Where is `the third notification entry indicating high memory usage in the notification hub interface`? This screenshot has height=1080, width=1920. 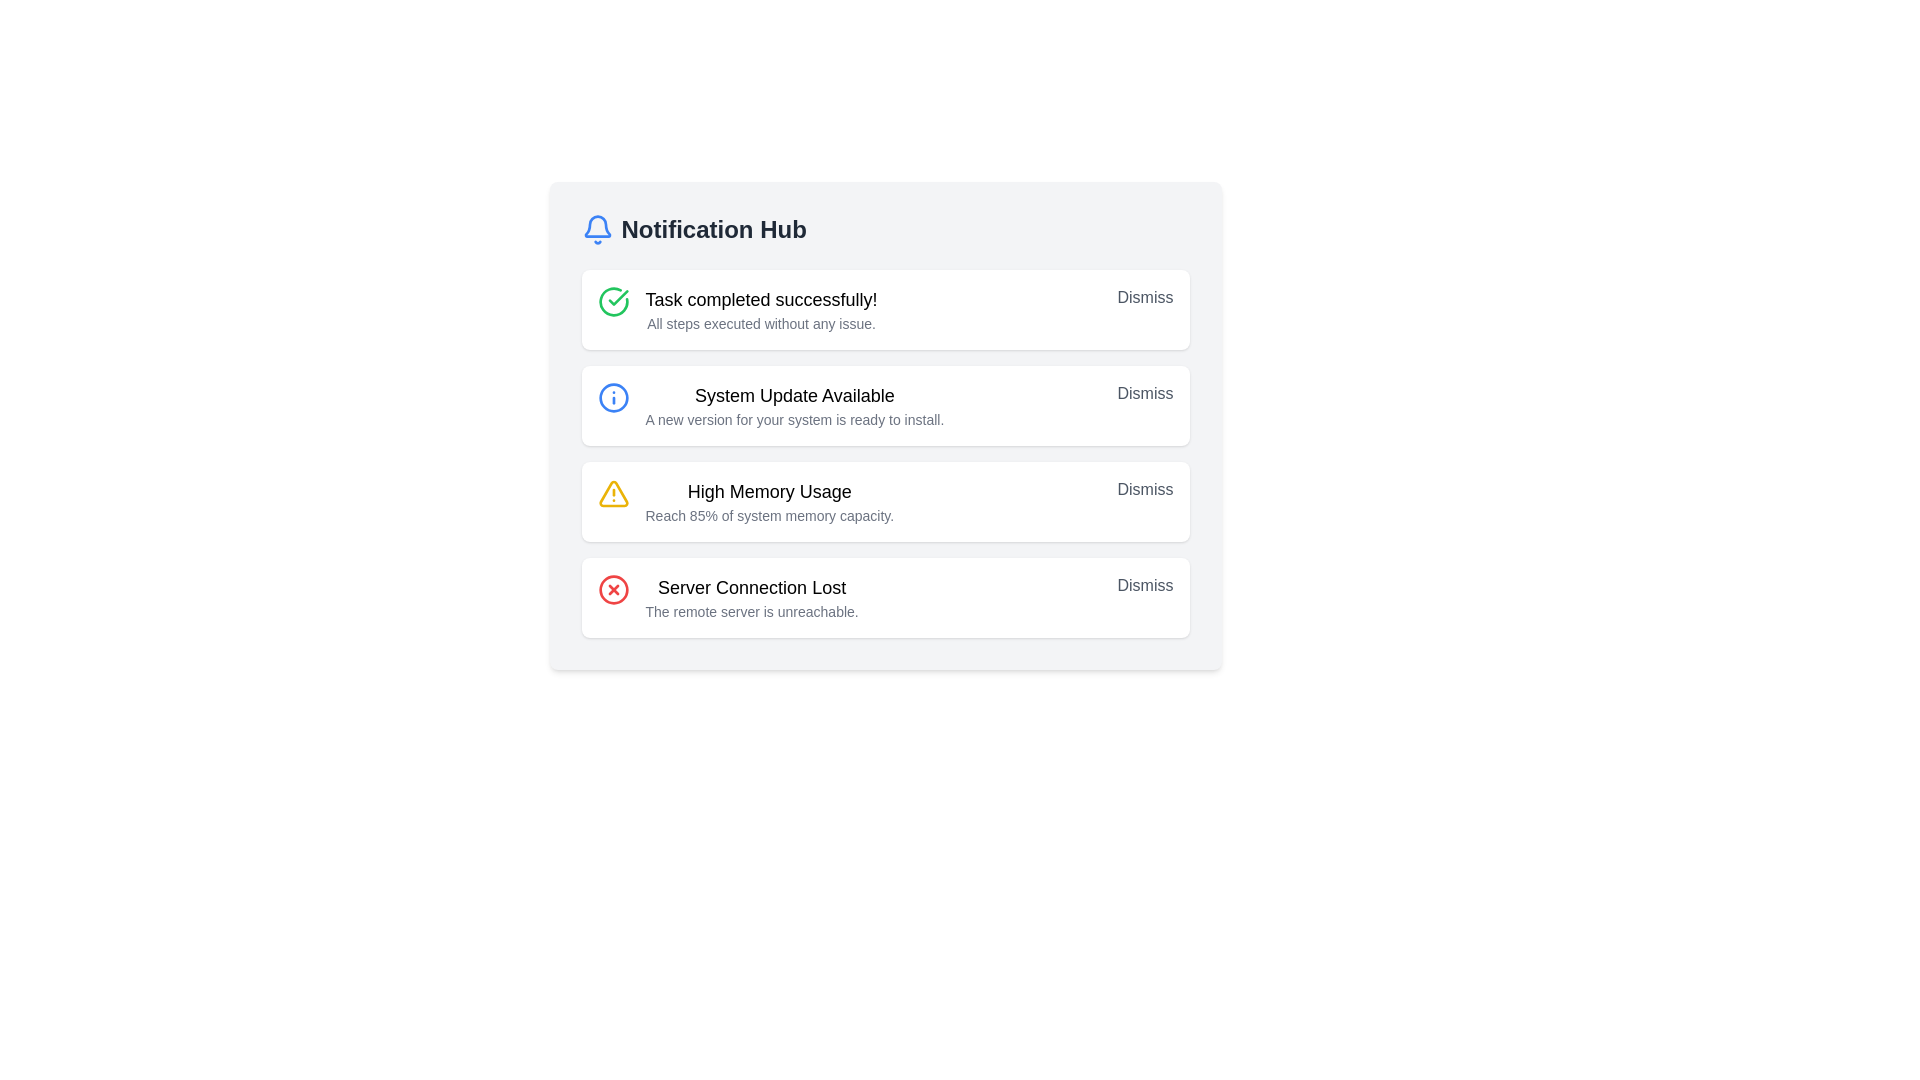 the third notification entry indicating high memory usage in the notification hub interface is located at coordinates (768, 500).